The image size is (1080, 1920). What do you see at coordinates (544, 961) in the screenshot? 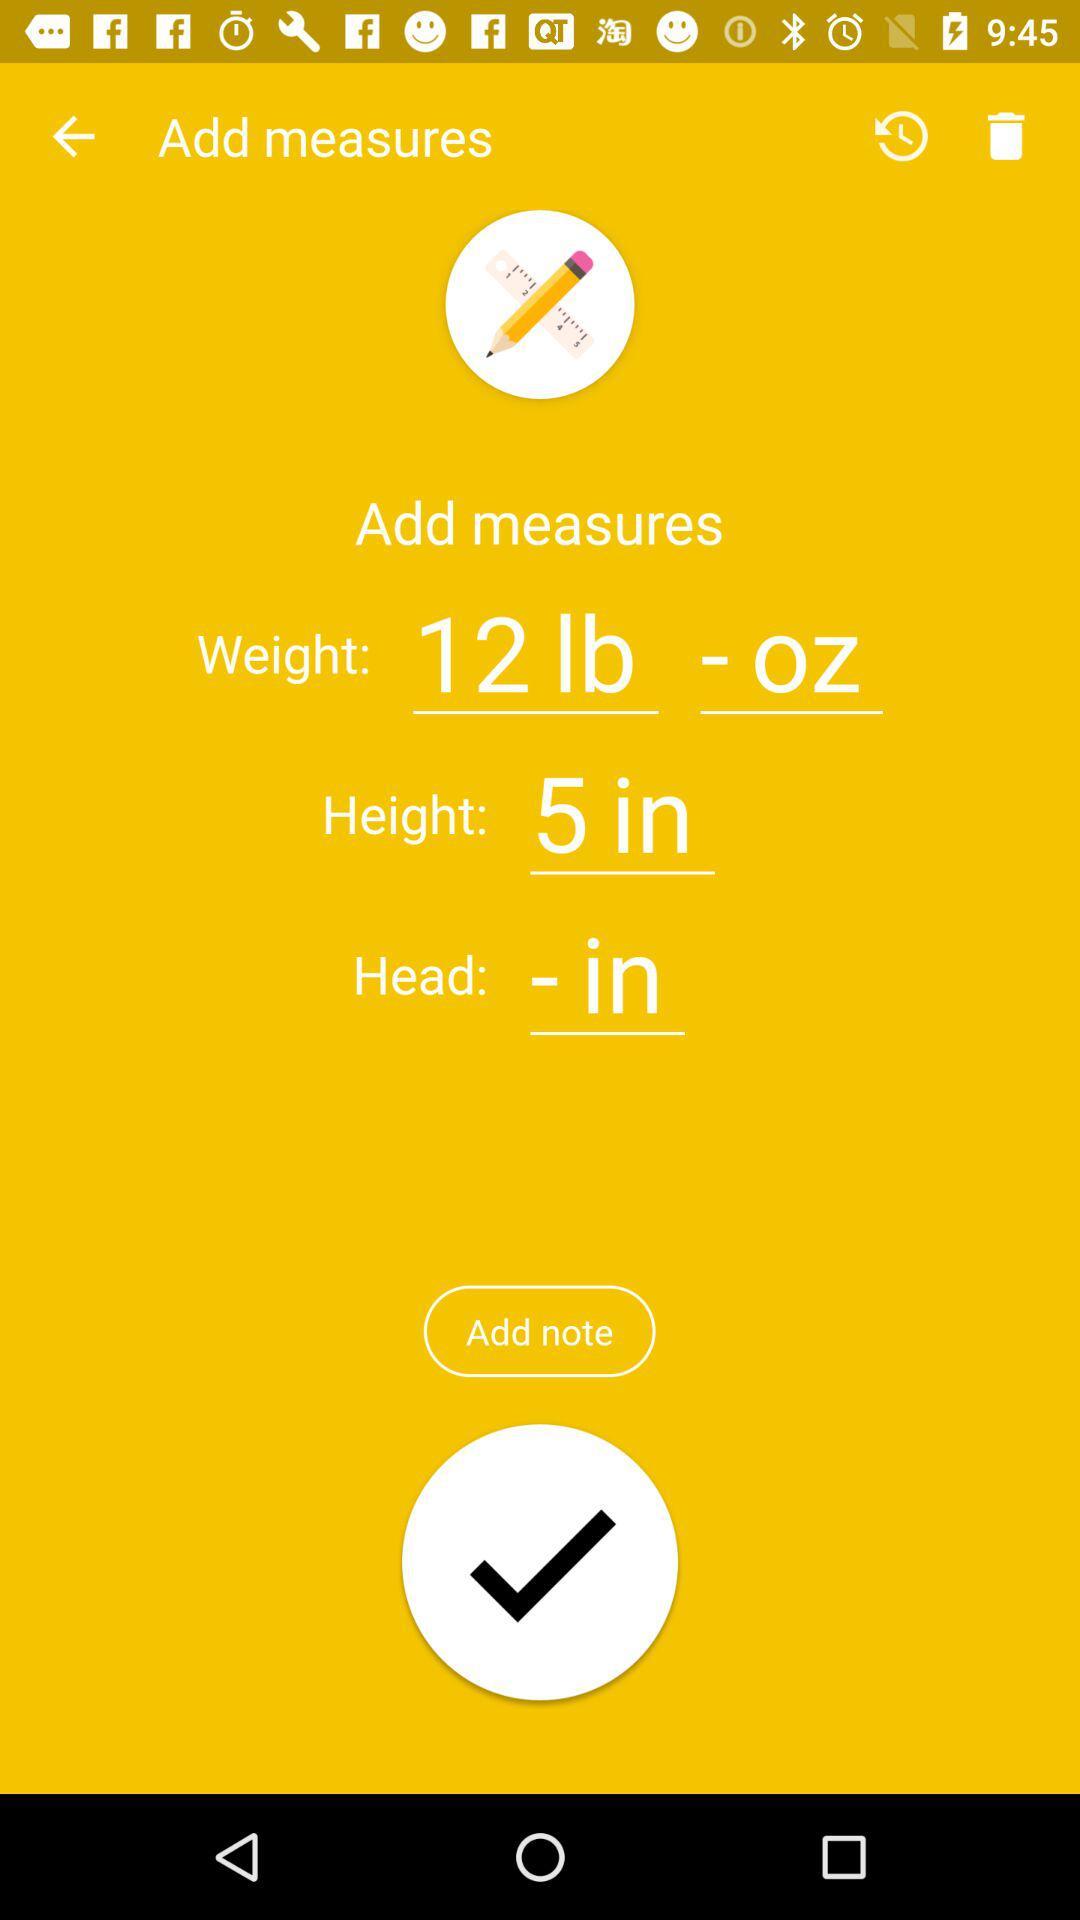
I see `the symbol bar` at bounding box center [544, 961].